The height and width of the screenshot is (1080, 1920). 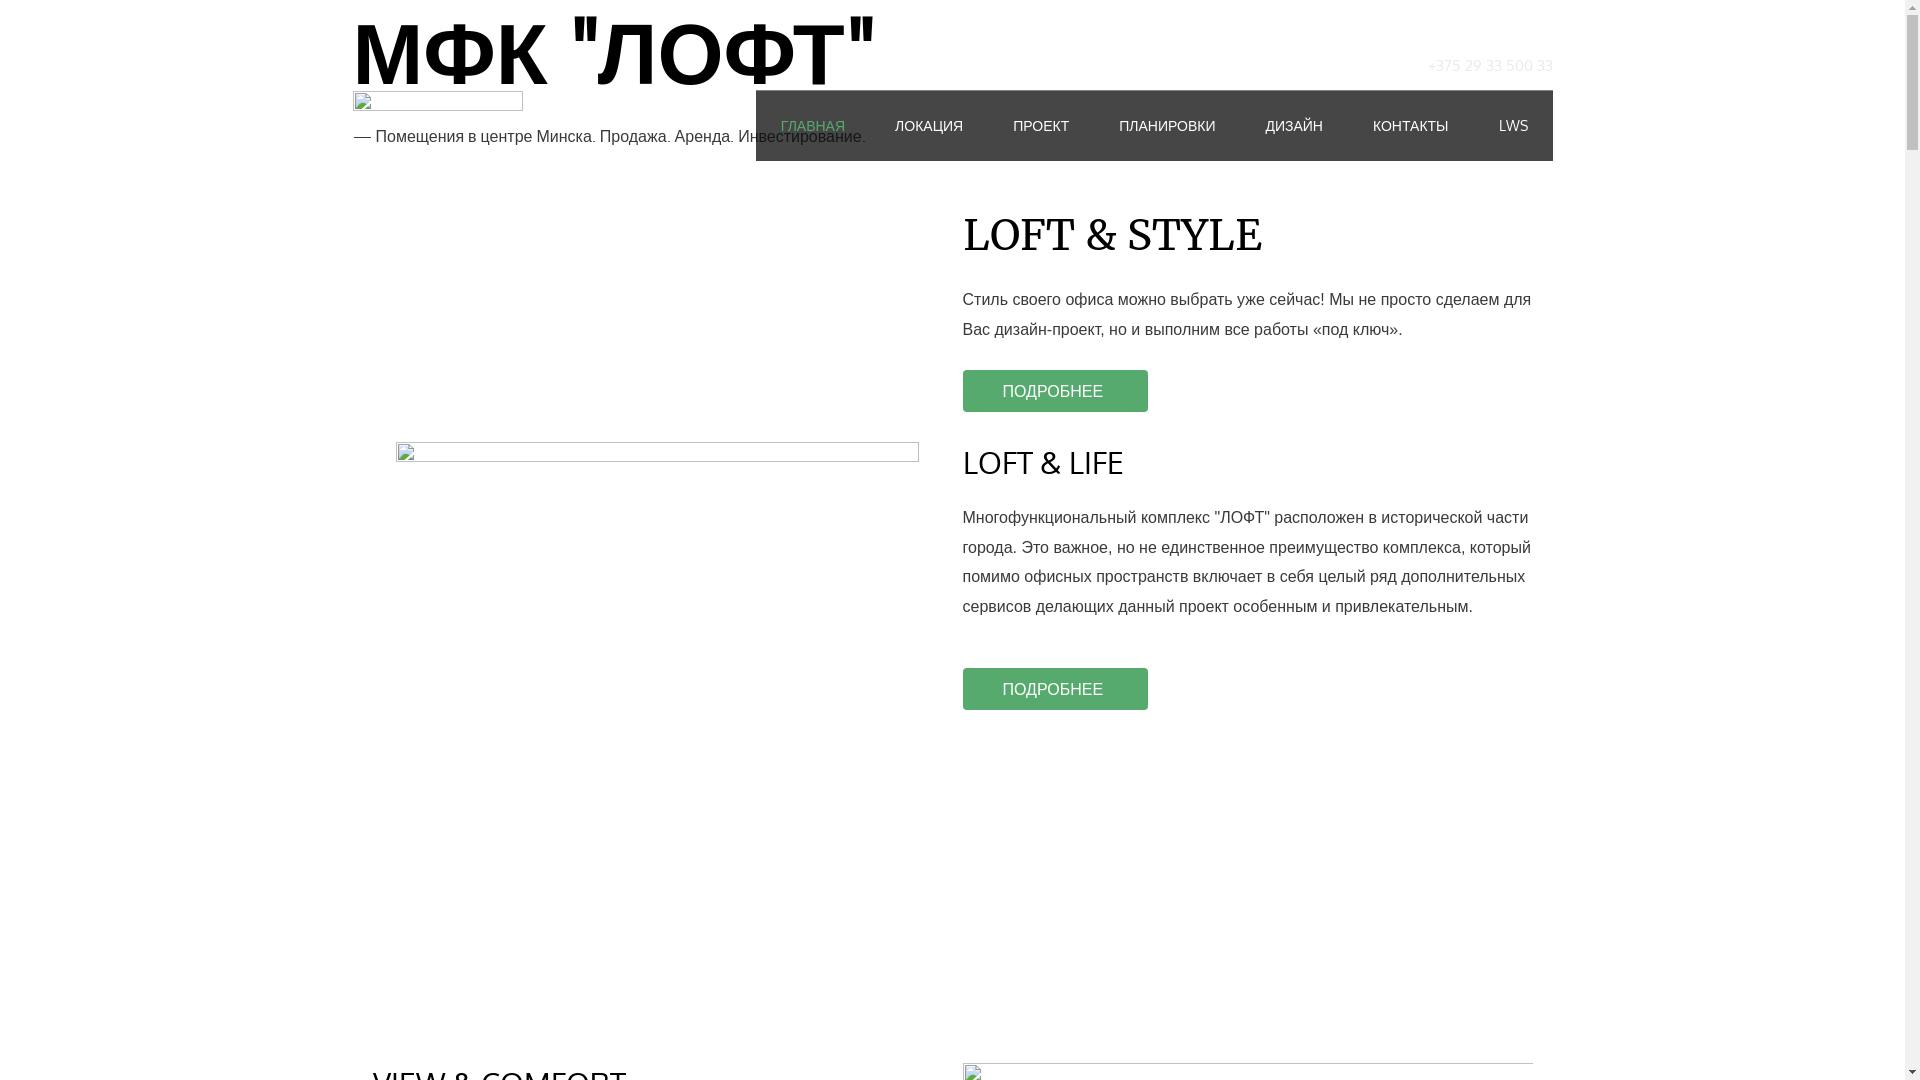 What do you see at coordinates (1513, 126) in the screenshot?
I see `'LWS'` at bounding box center [1513, 126].